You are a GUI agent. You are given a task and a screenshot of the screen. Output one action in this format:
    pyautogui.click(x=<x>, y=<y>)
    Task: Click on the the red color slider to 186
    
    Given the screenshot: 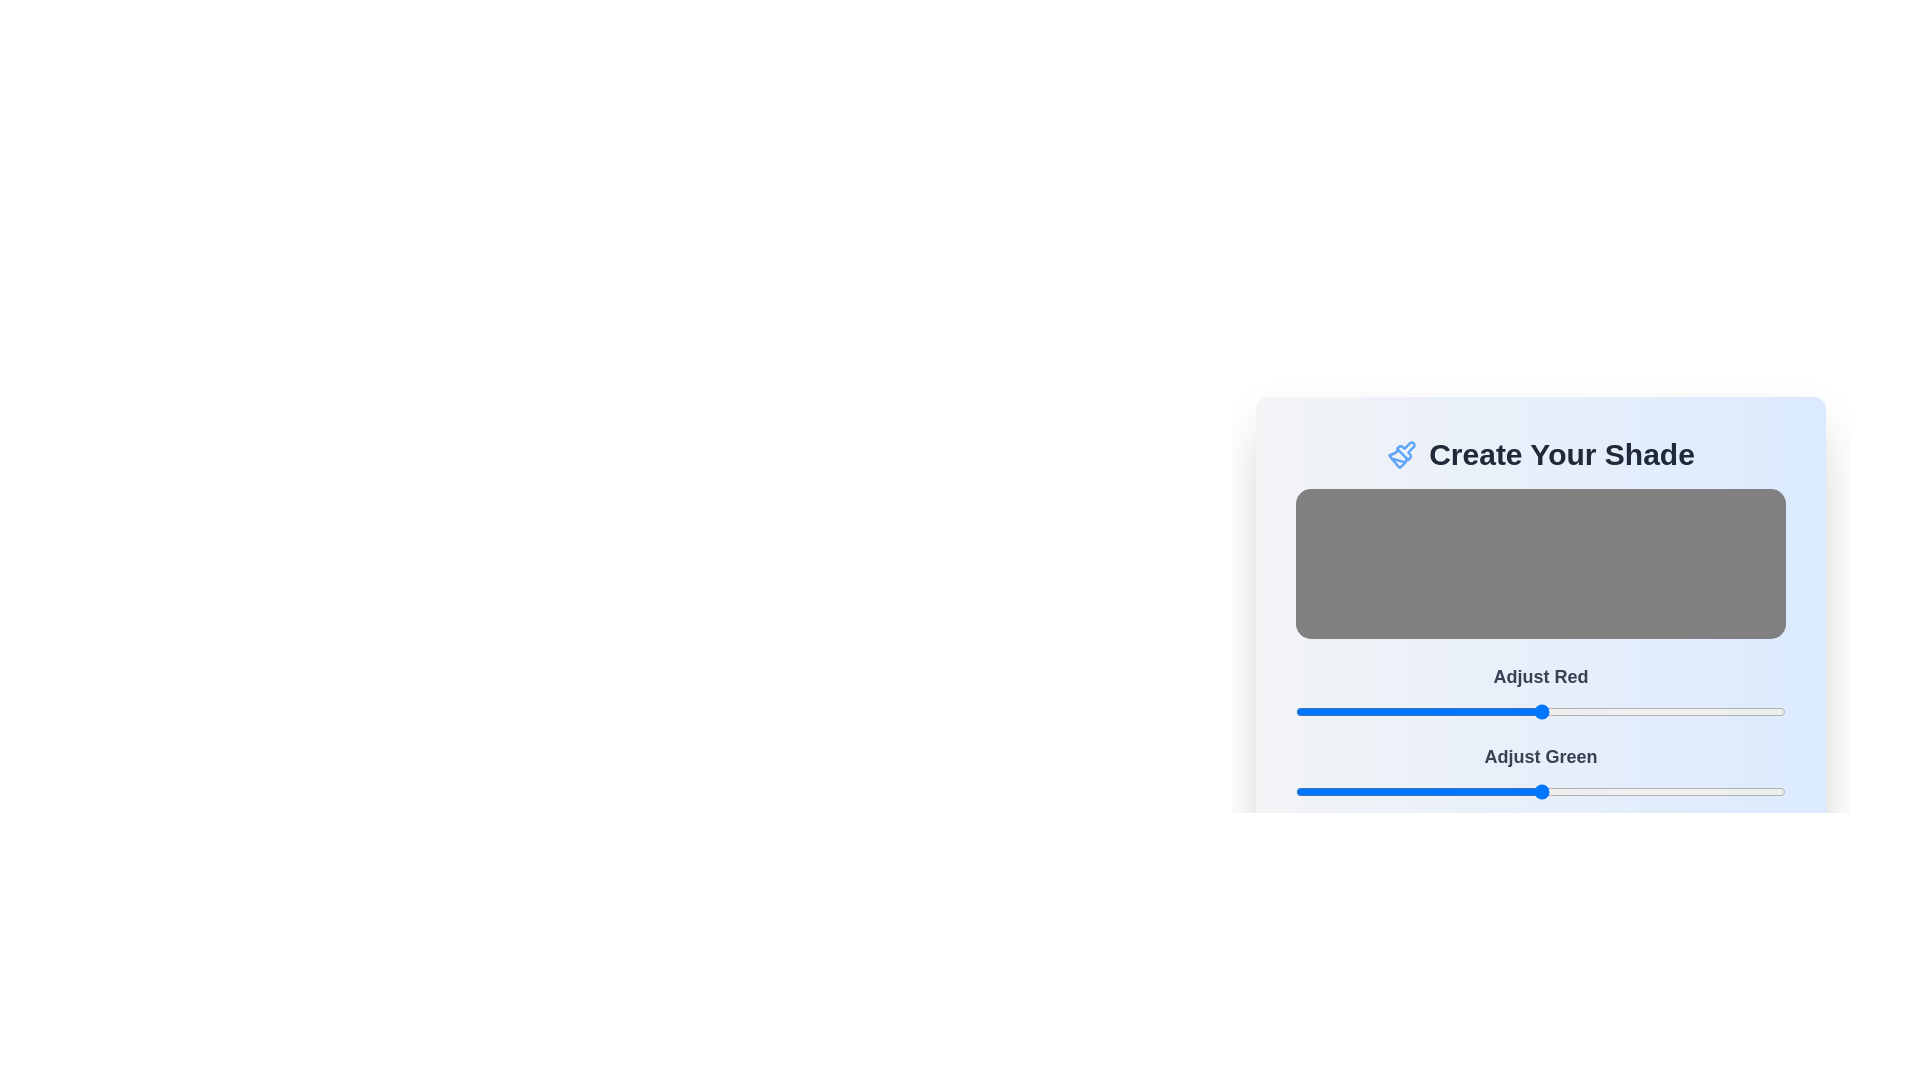 What is the action you would take?
    pyautogui.click(x=1653, y=711)
    